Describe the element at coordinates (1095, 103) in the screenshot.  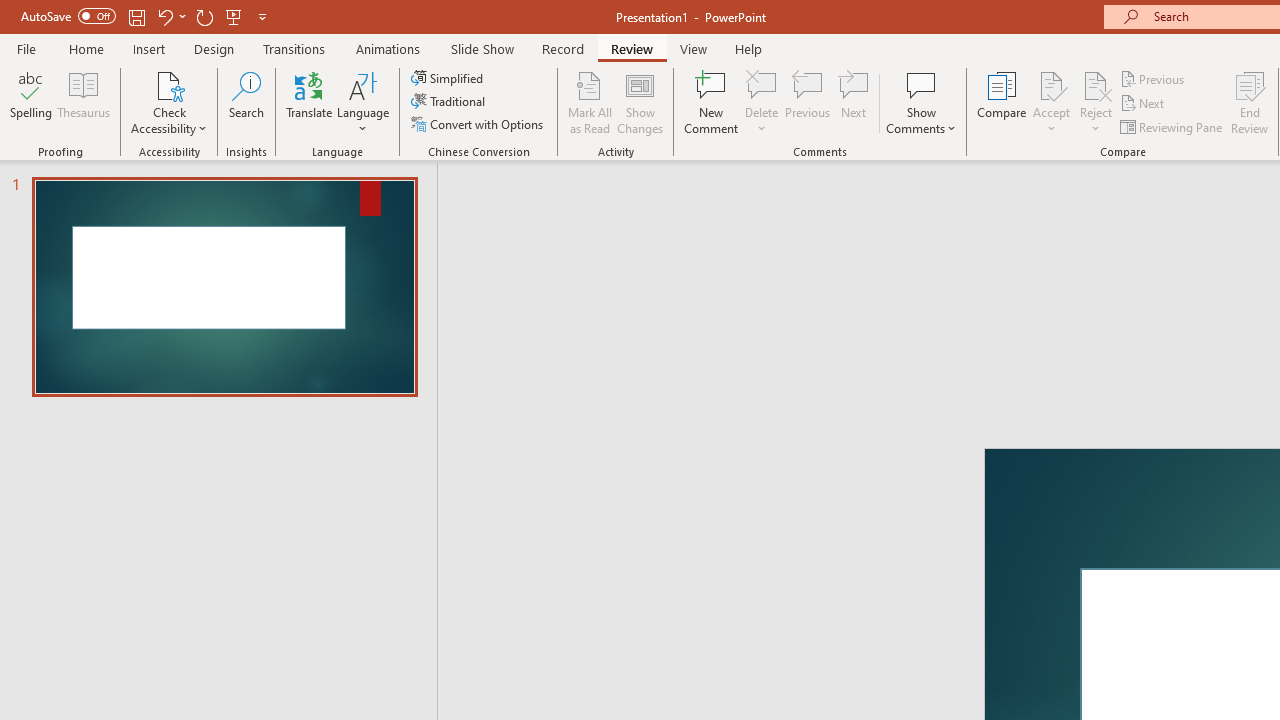
I see `'Reject'` at that location.